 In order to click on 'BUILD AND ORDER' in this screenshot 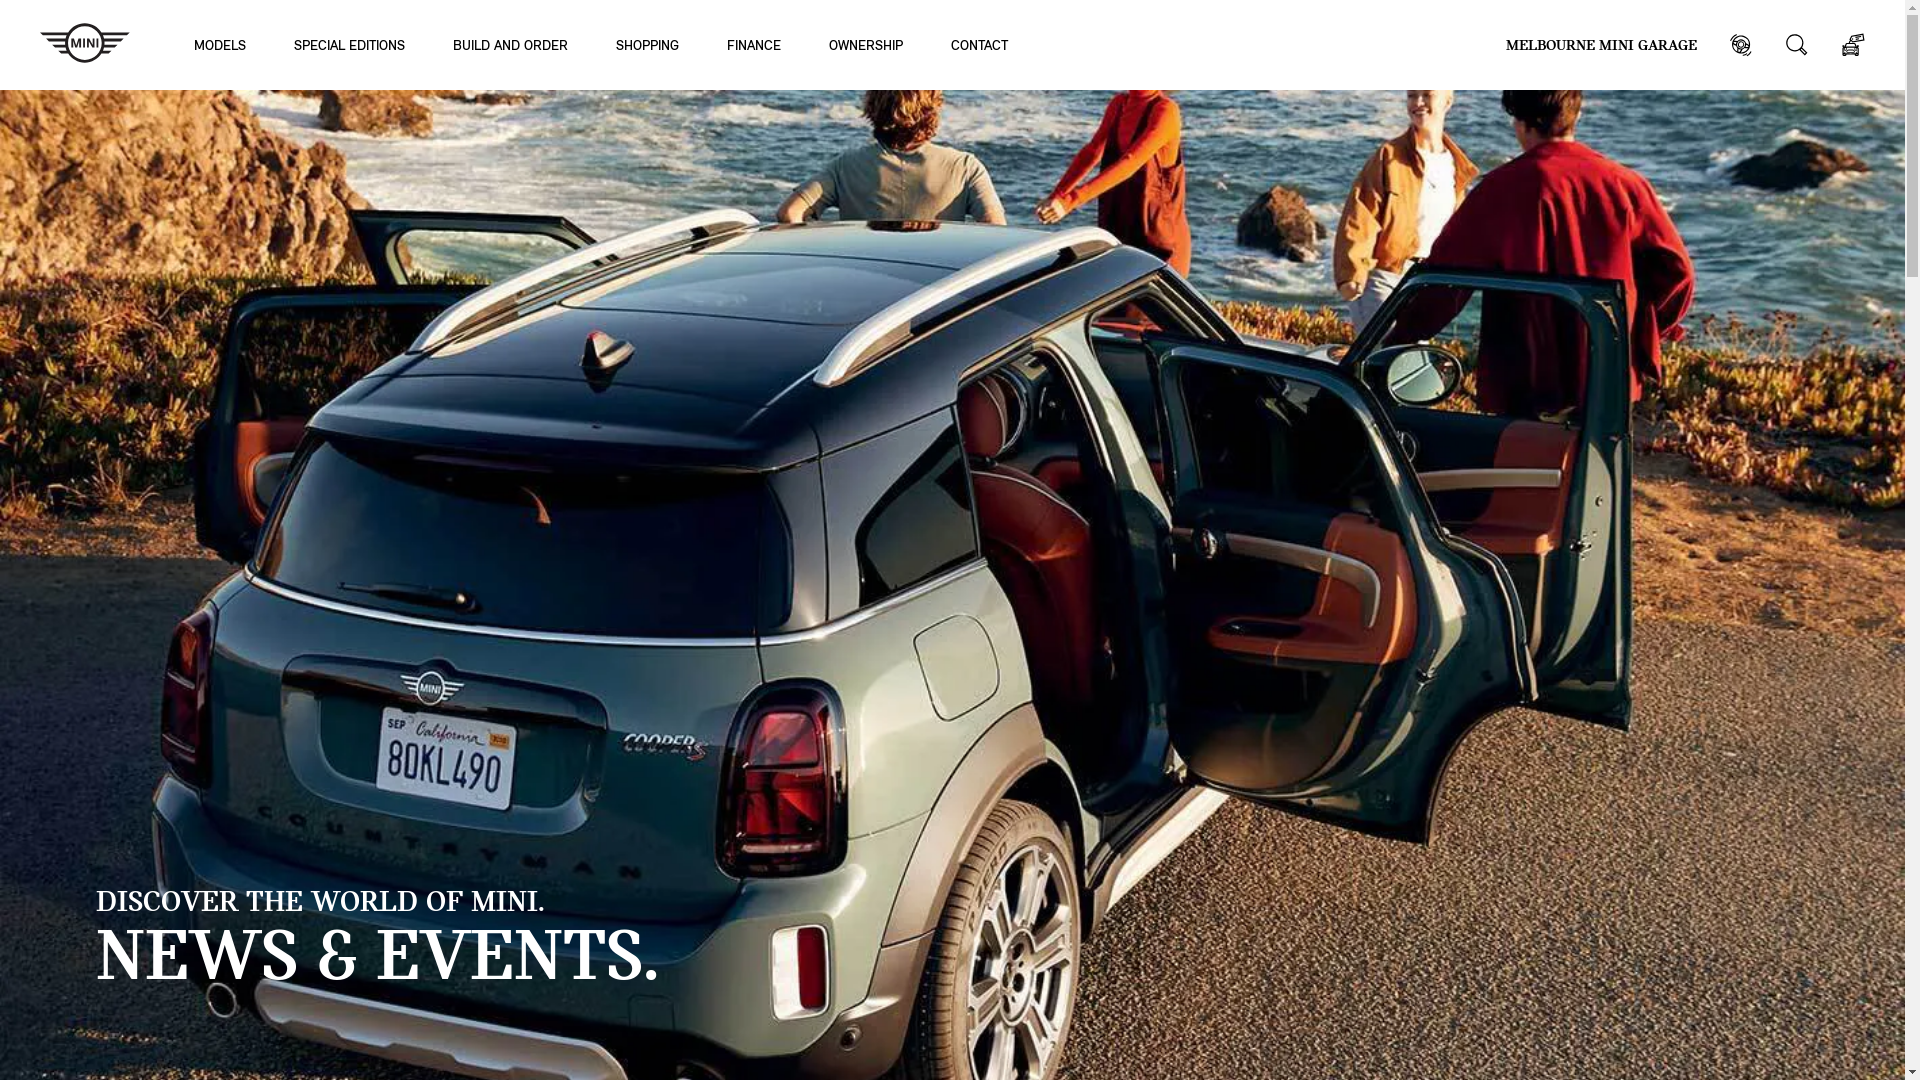, I will do `click(510, 44)`.